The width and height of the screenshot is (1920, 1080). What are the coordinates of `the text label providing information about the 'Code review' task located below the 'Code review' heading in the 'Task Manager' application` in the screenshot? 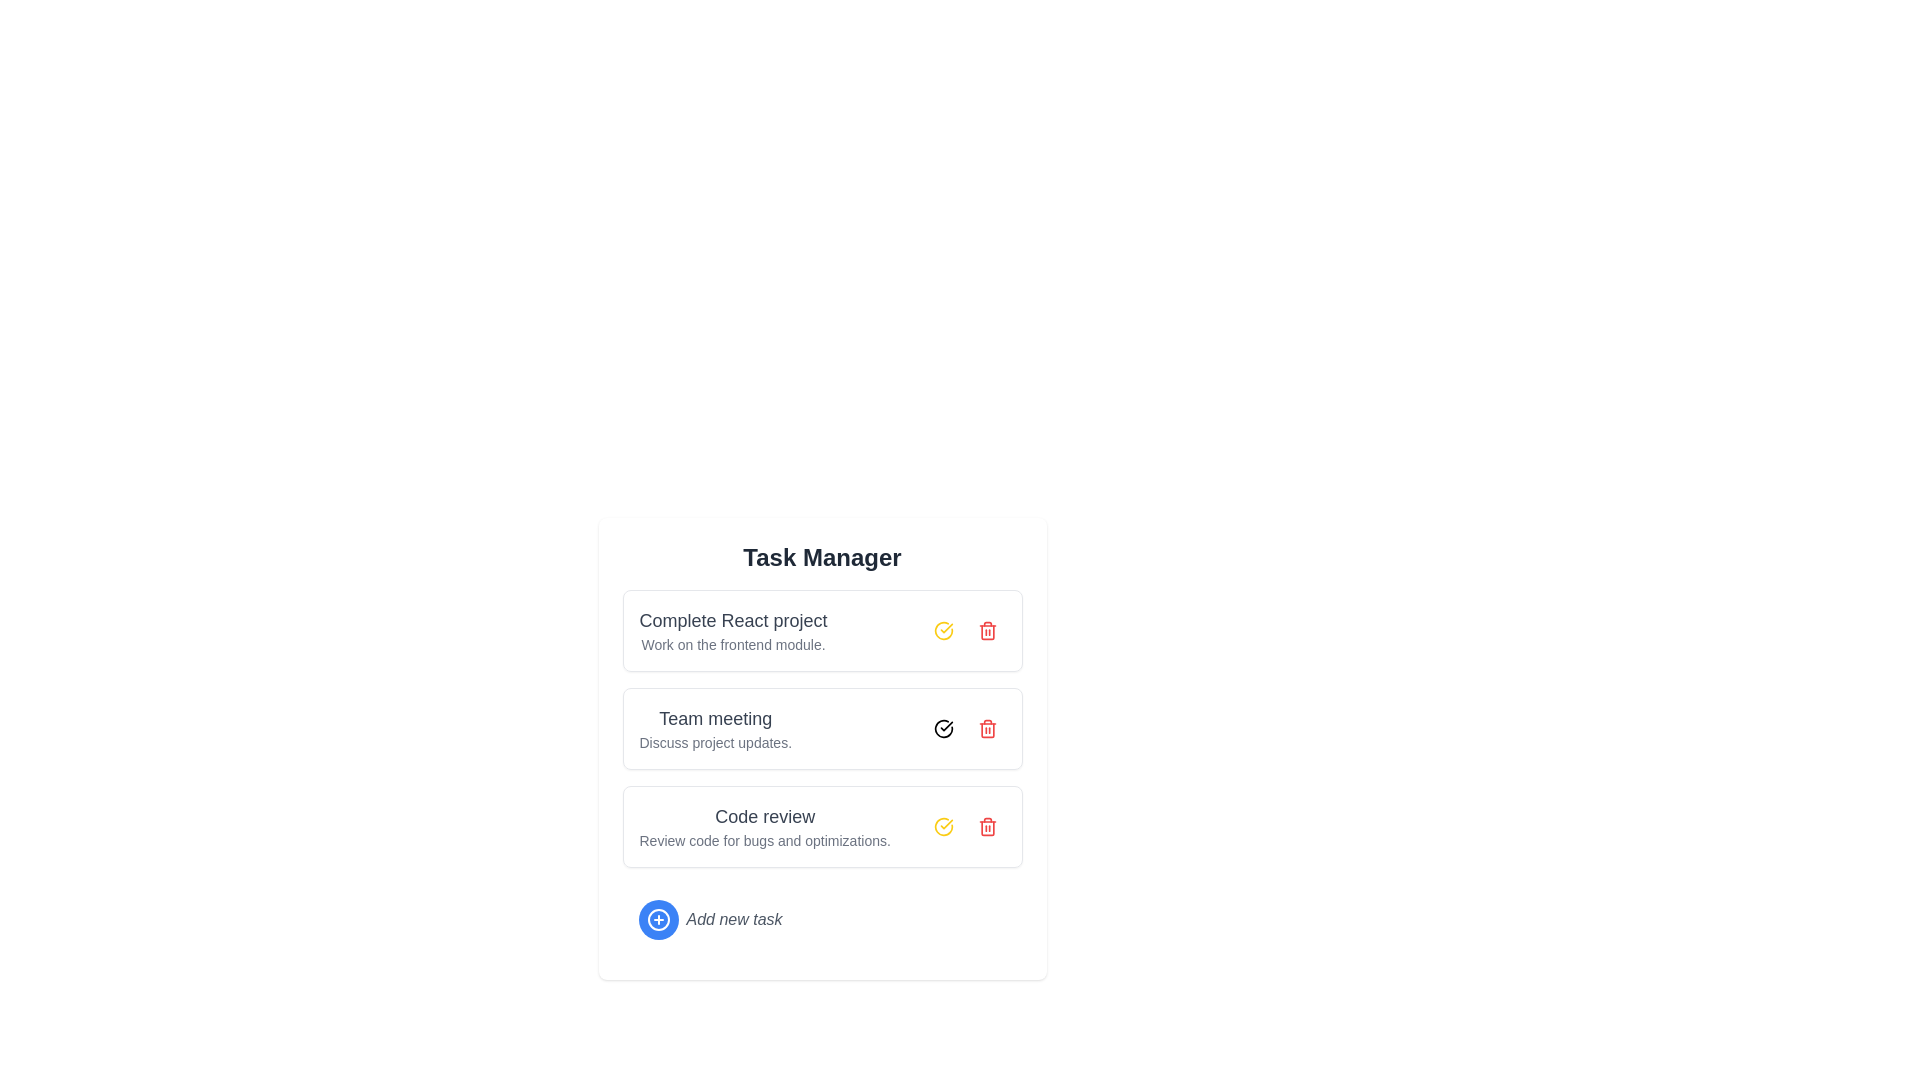 It's located at (764, 840).